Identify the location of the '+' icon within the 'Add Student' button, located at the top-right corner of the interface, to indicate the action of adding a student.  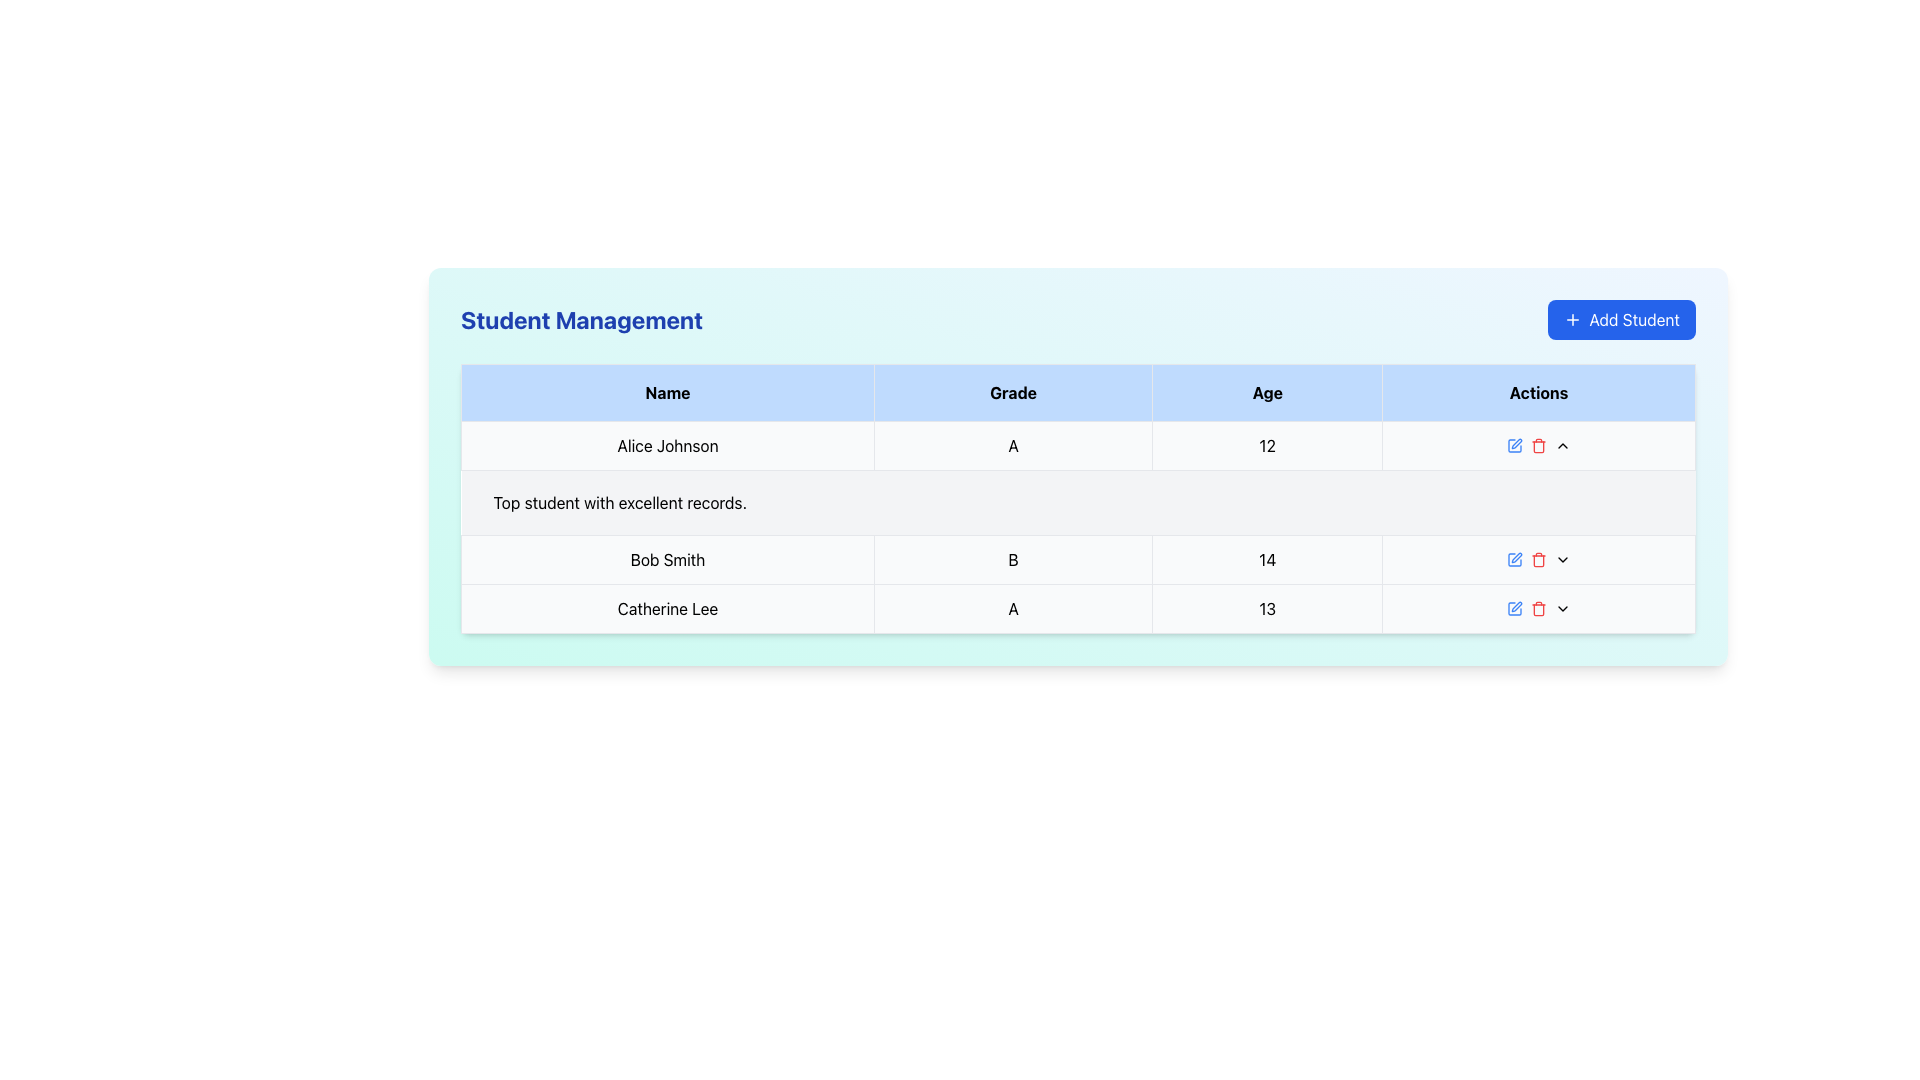
(1571, 319).